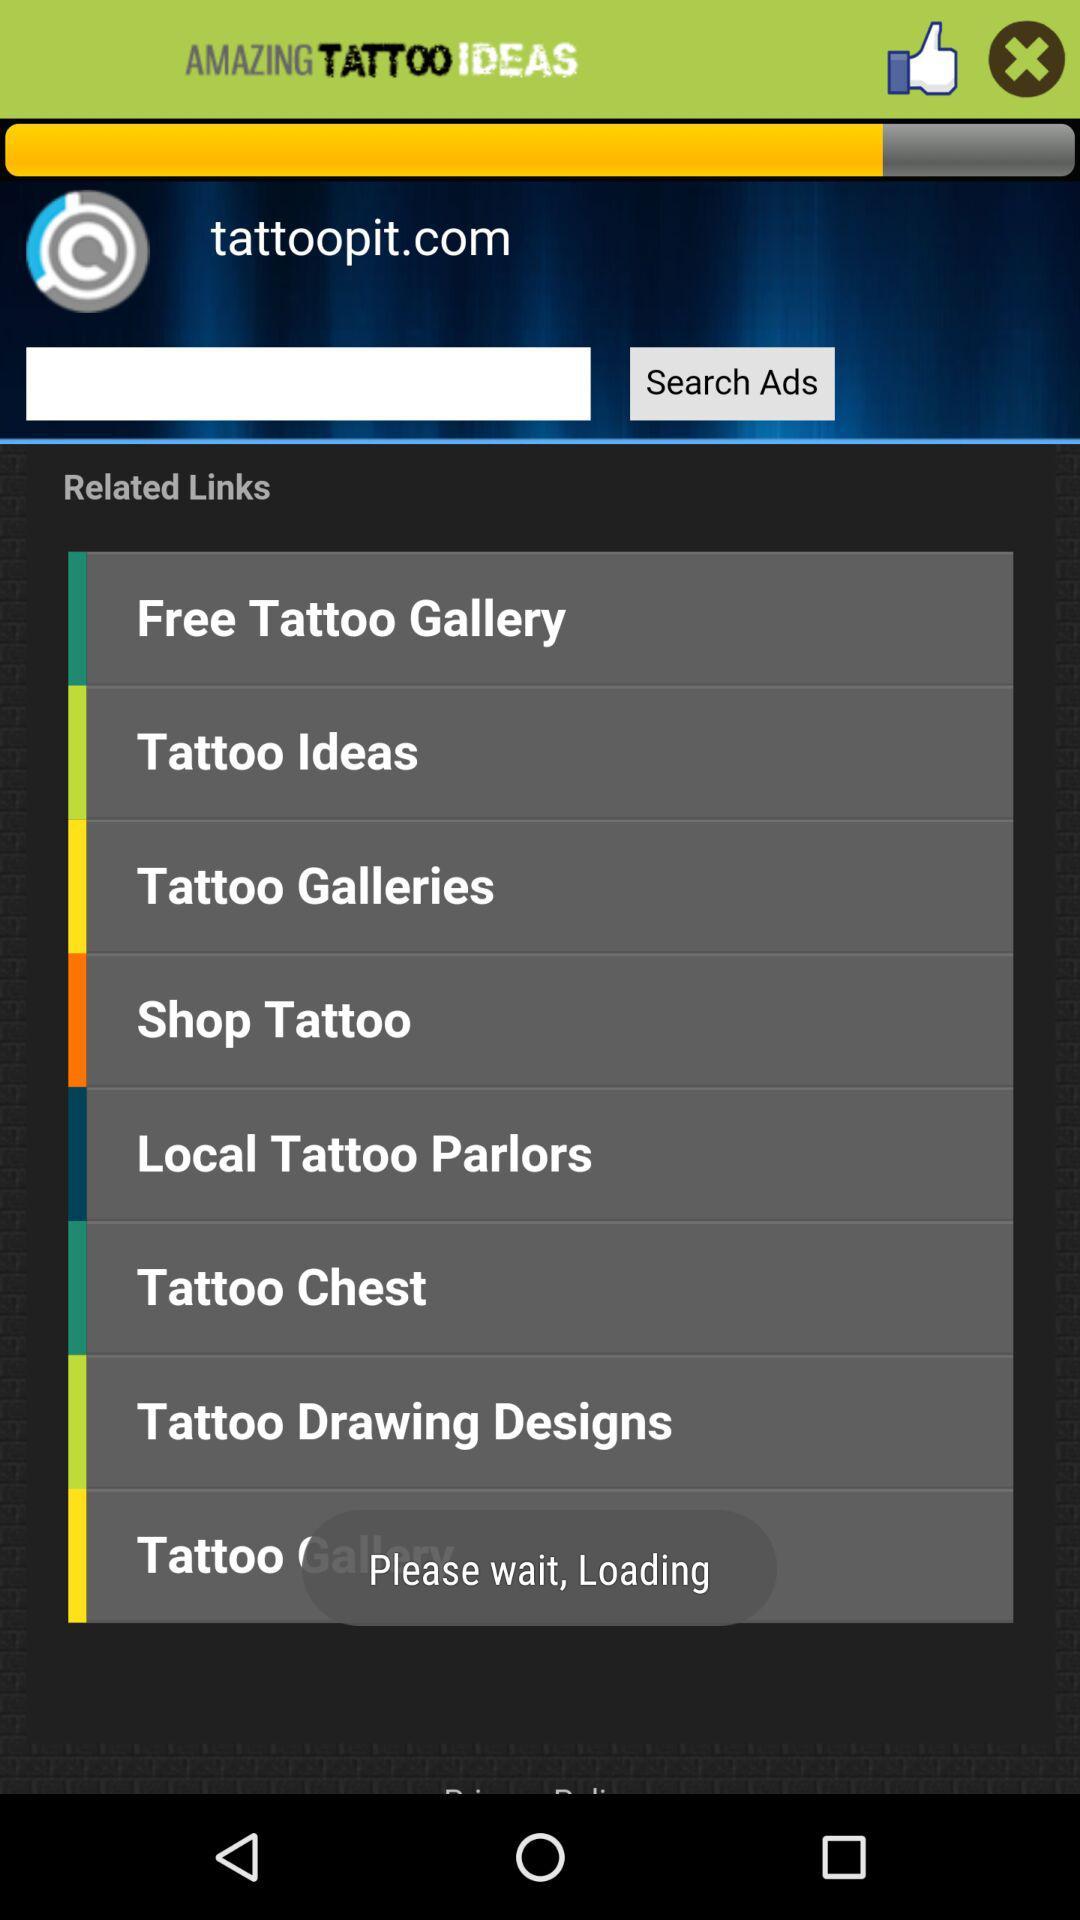  I want to click on like on facebook, so click(1027, 58).